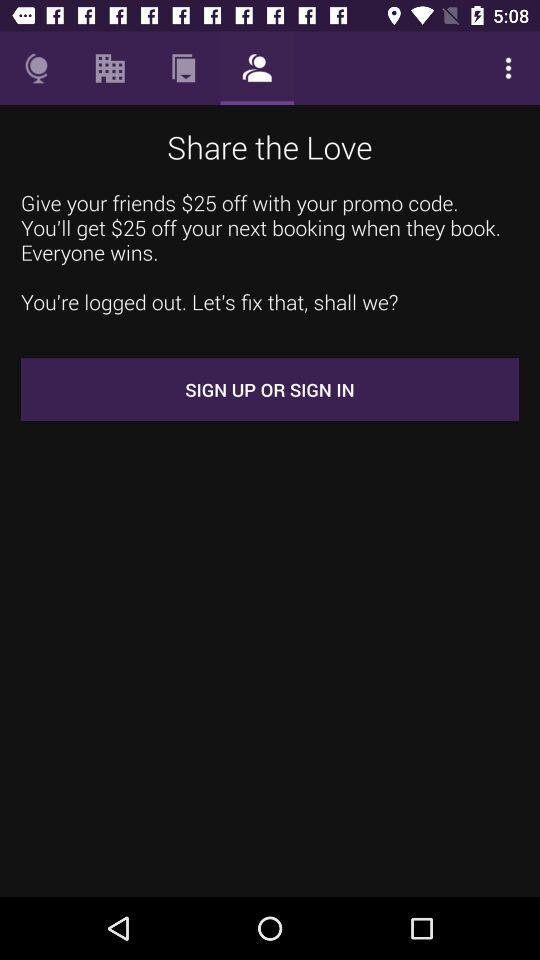 The width and height of the screenshot is (540, 960). I want to click on sign up or item, so click(270, 388).